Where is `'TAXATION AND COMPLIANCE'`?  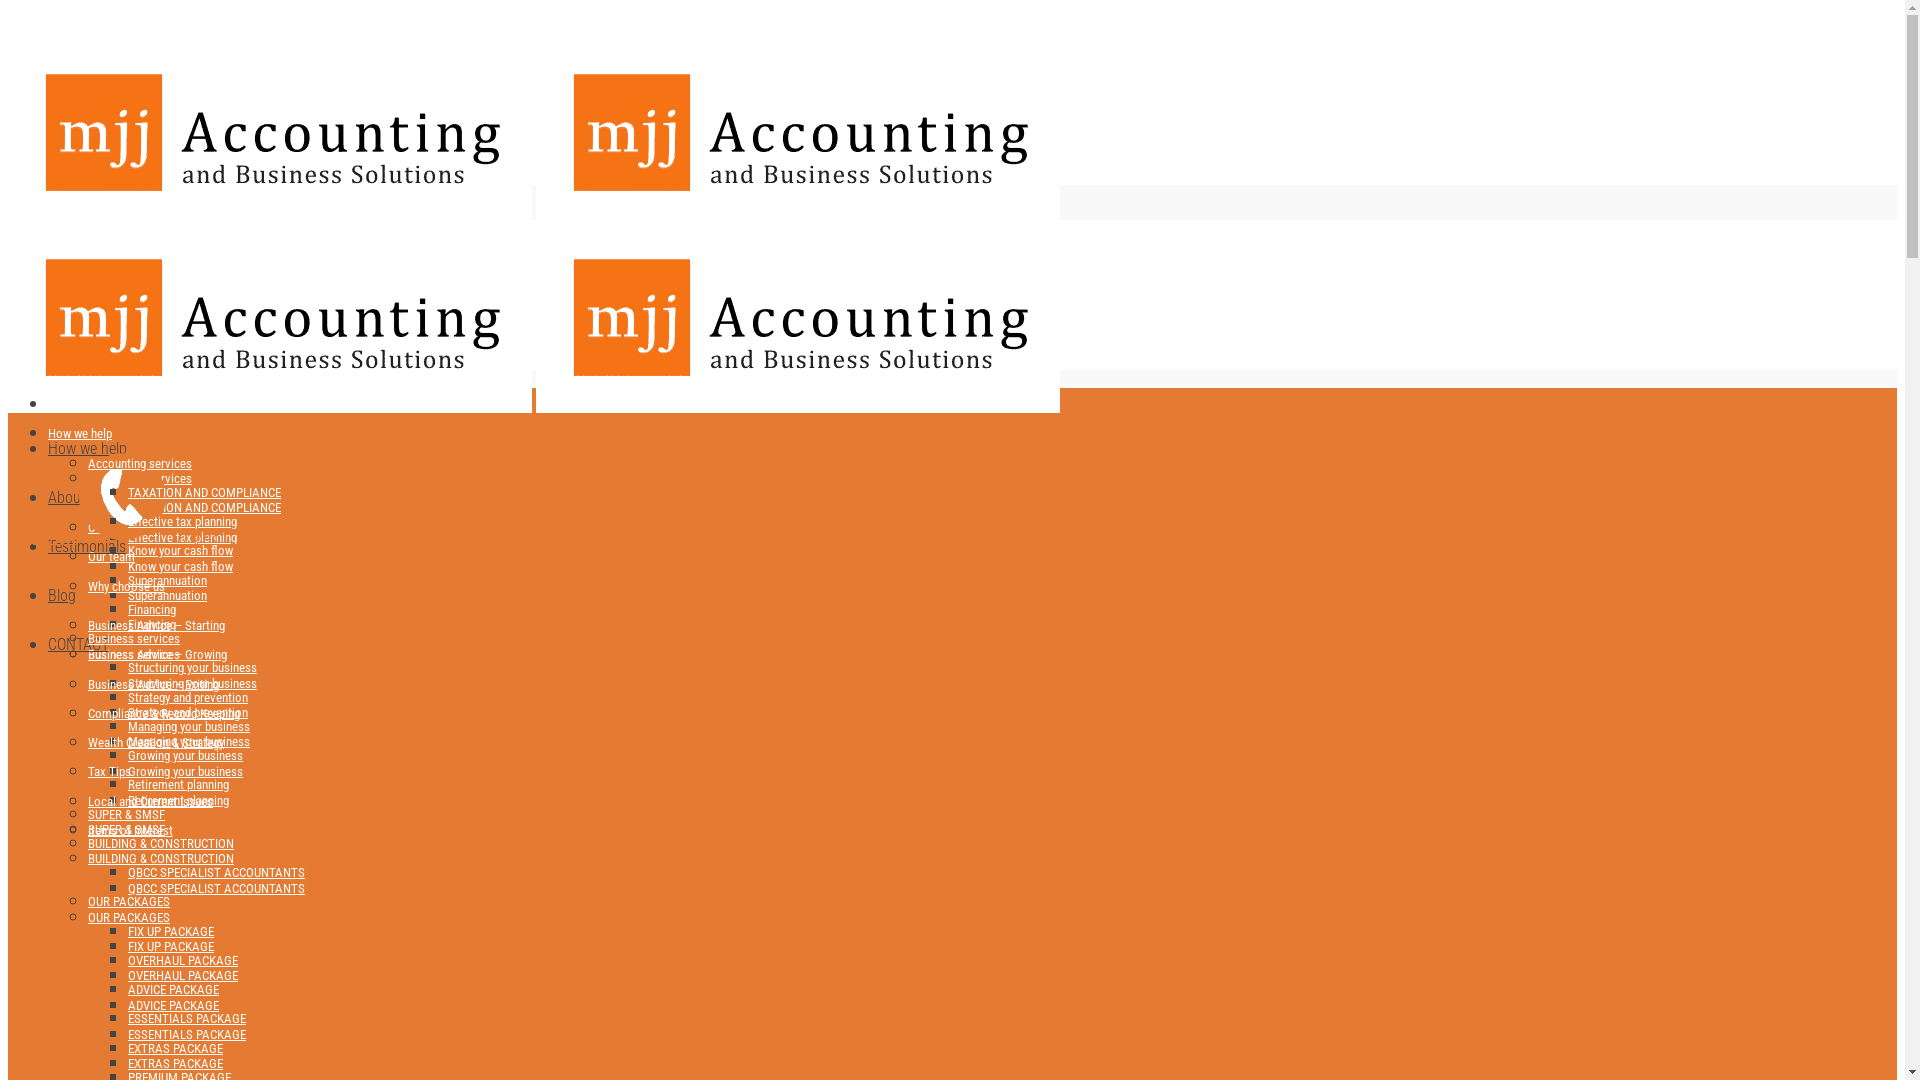 'TAXATION AND COMPLIANCE' is located at coordinates (204, 506).